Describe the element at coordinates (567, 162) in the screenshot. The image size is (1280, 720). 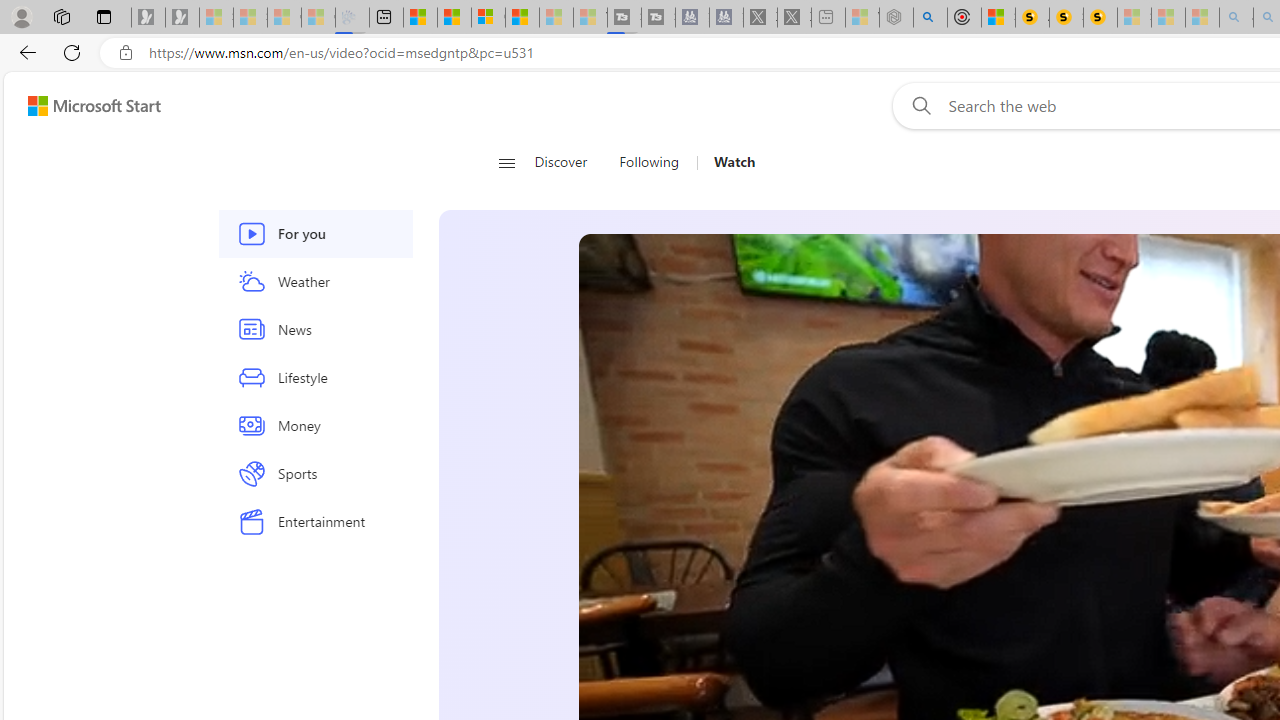
I see `'Discover'` at that location.